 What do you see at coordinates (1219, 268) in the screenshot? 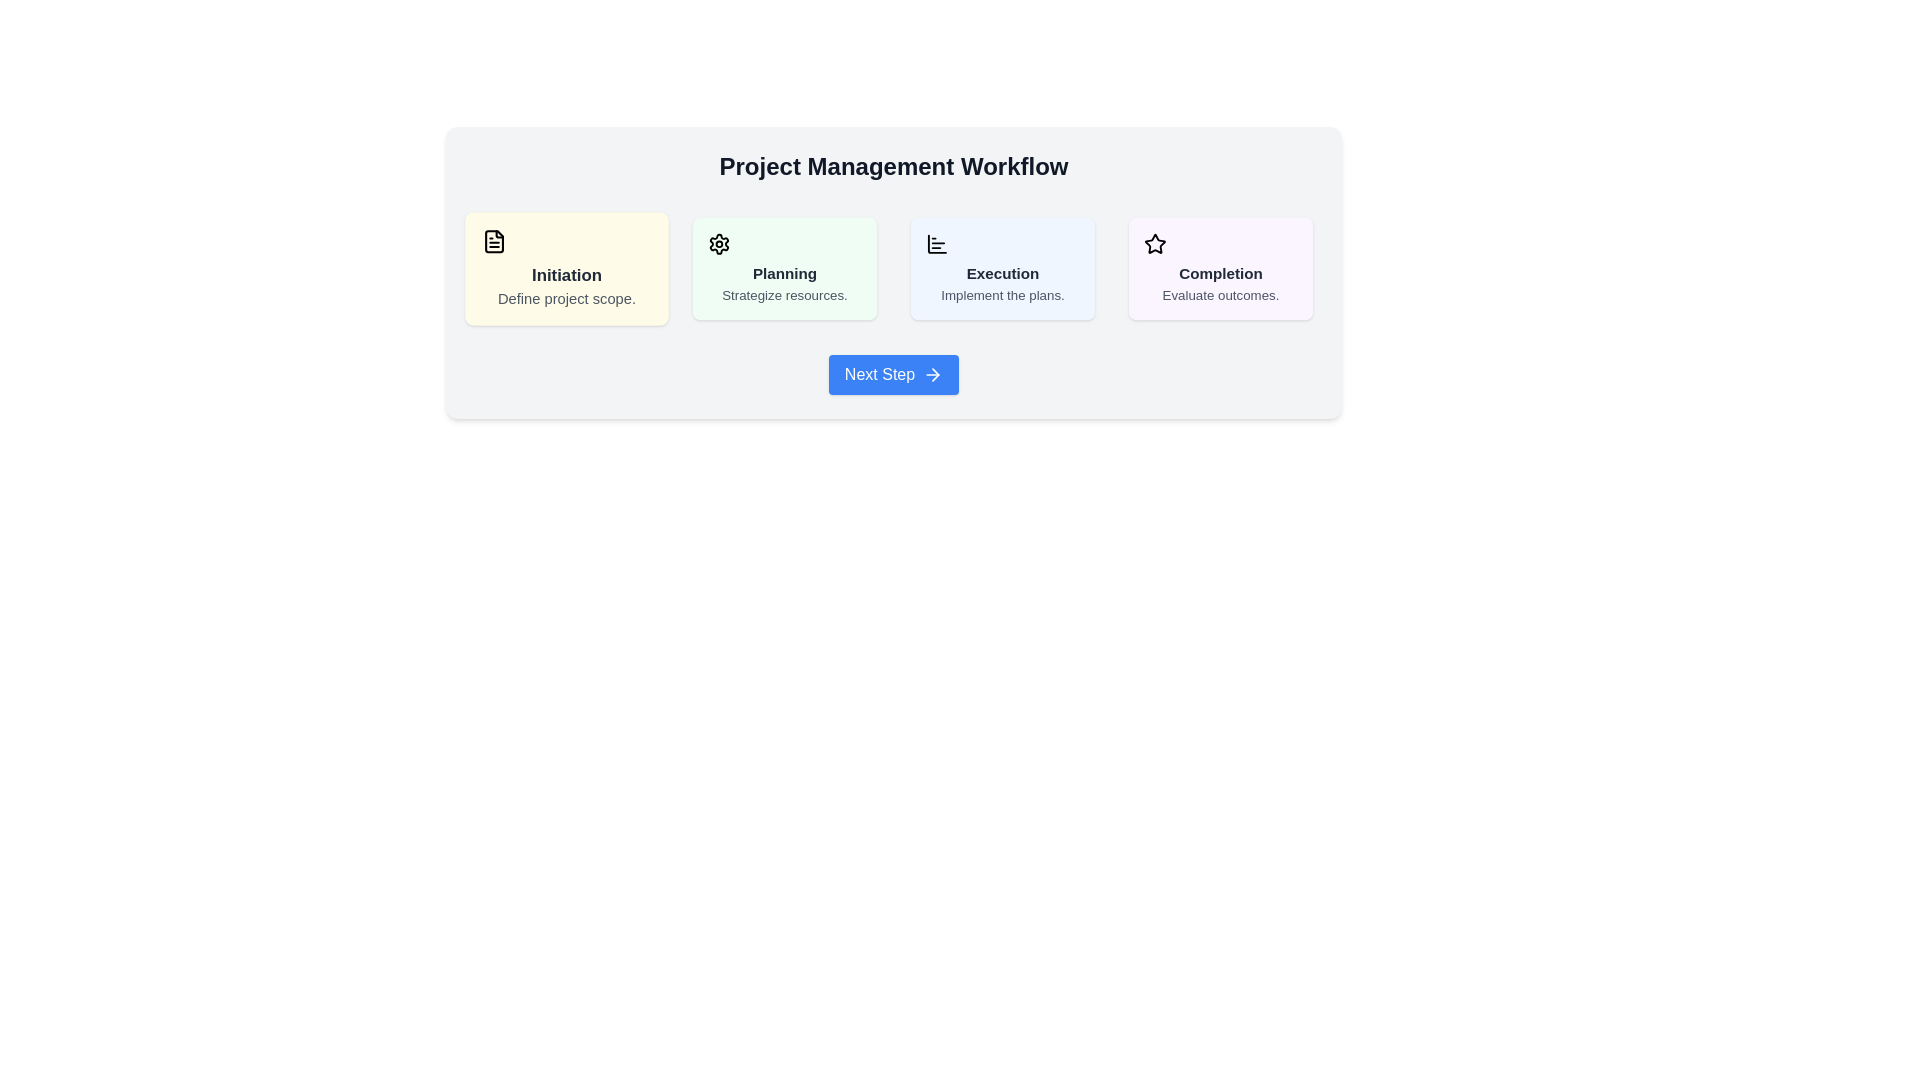
I see `the informational card with a purple background that contains a star icon and the text 'Completion' and 'Evaluate outcomes.' positioned to the far right within the grid layout` at bounding box center [1219, 268].